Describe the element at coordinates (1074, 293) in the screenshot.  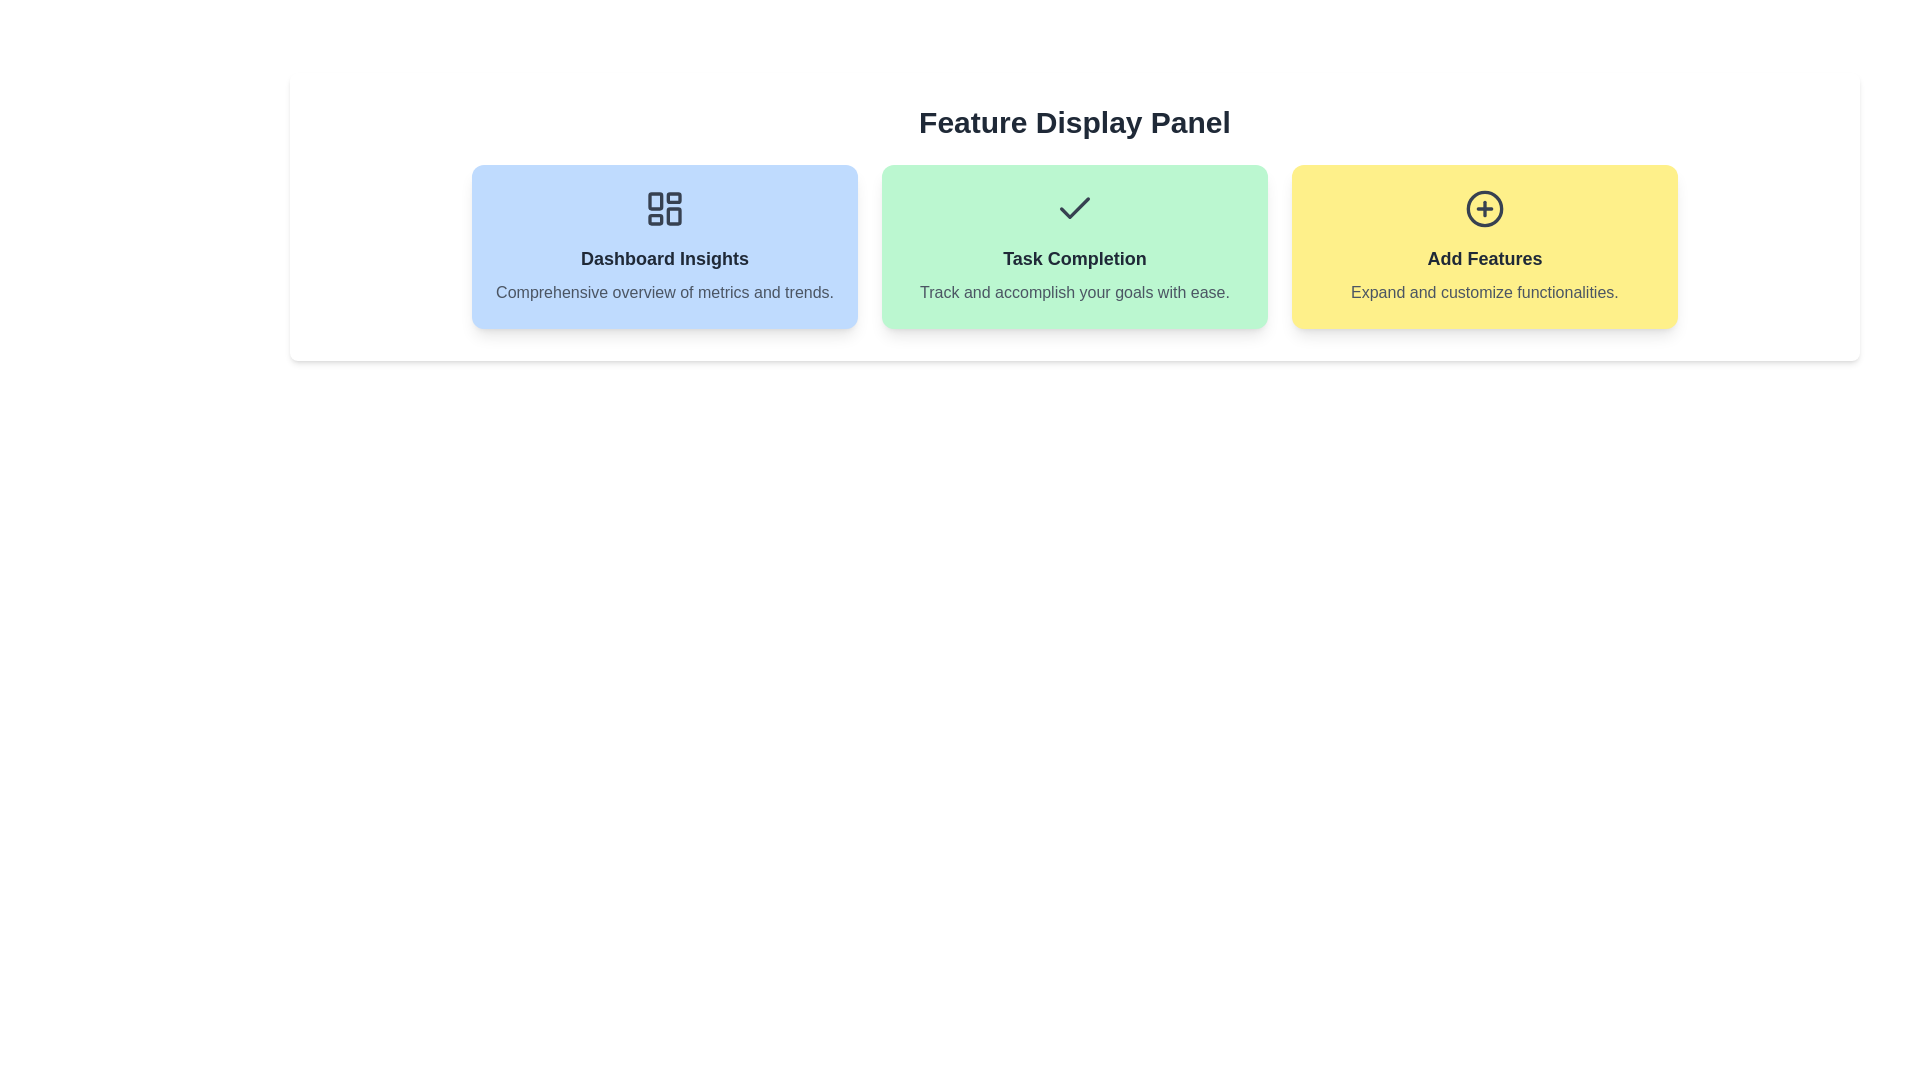
I see `the static descriptive text element that contains the text 'Track and accomplish your goals with ease.' located within a green background card, positioned below the title 'Task Completion'` at that location.